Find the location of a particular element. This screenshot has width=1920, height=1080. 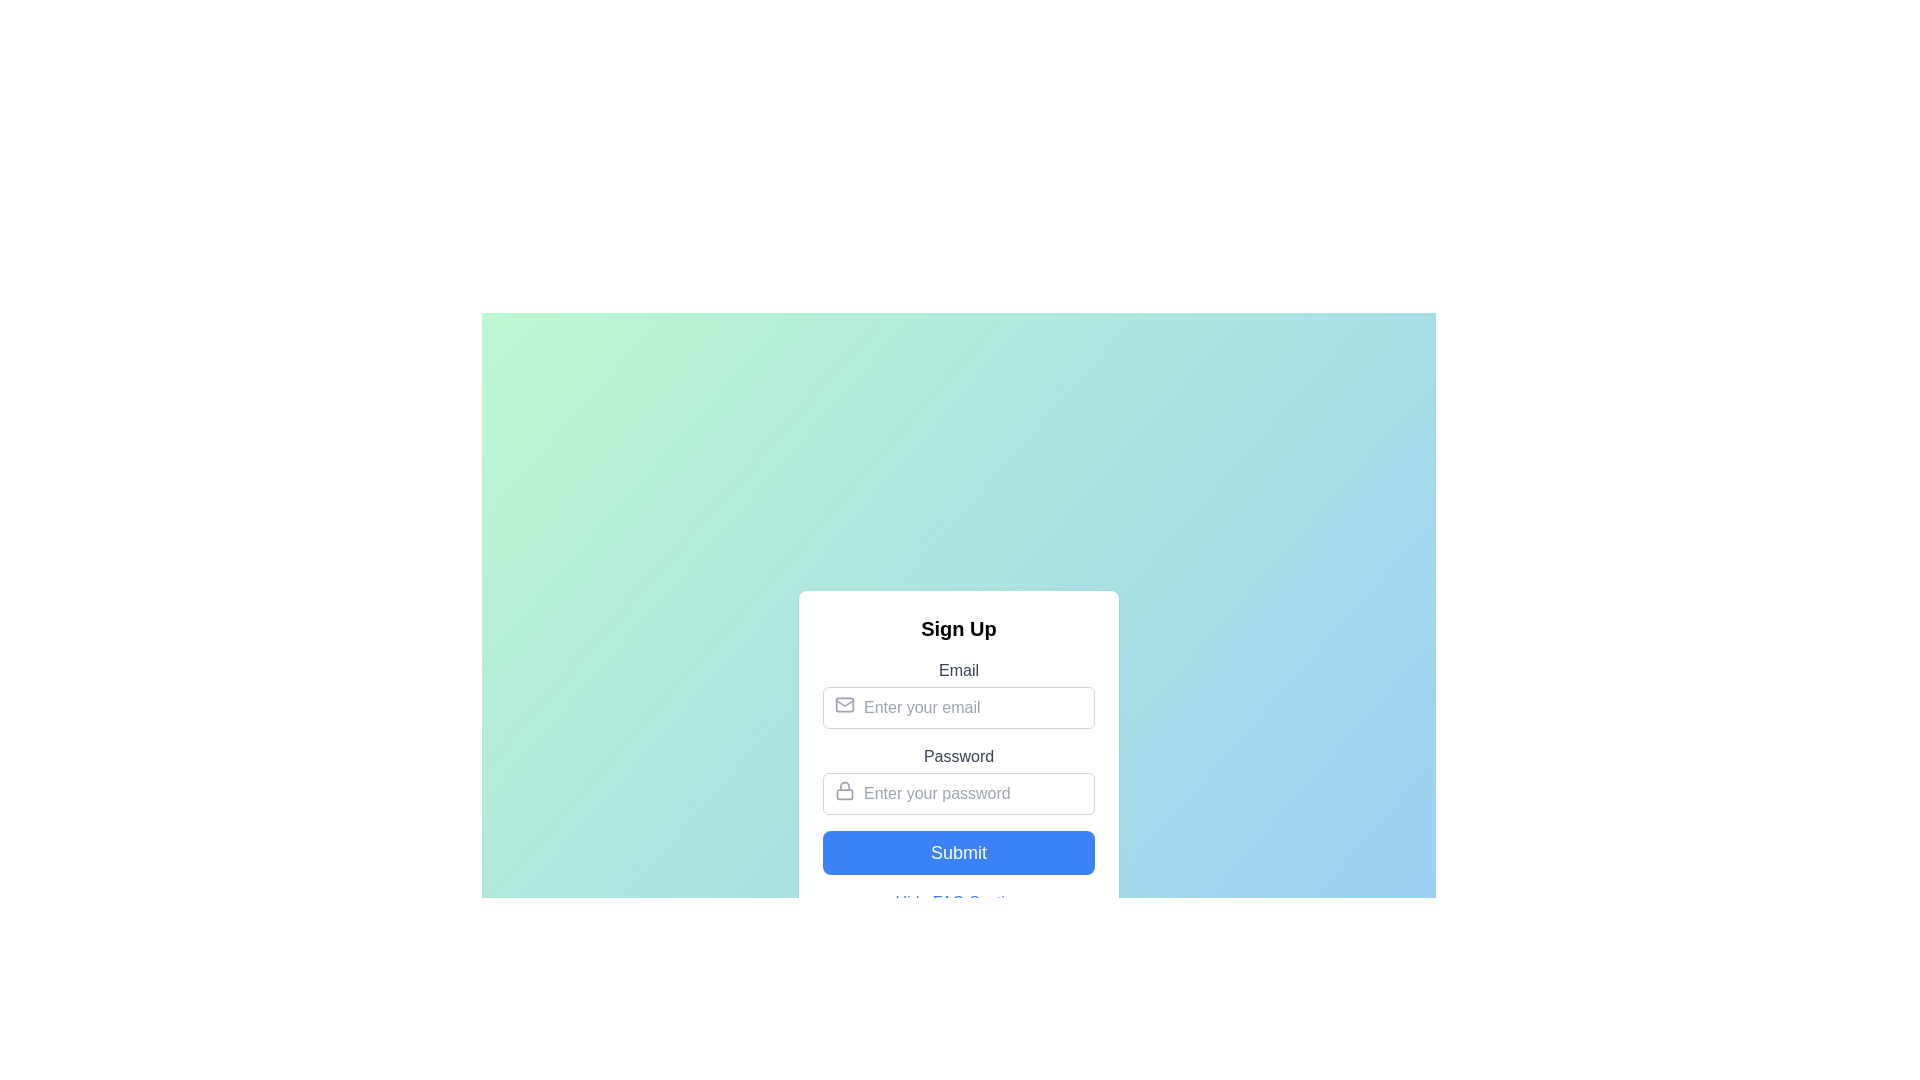

the SVG lock icon, which is a minimalist design indicating secure areas, located within the password input field's border on the left side is located at coordinates (844, 789).